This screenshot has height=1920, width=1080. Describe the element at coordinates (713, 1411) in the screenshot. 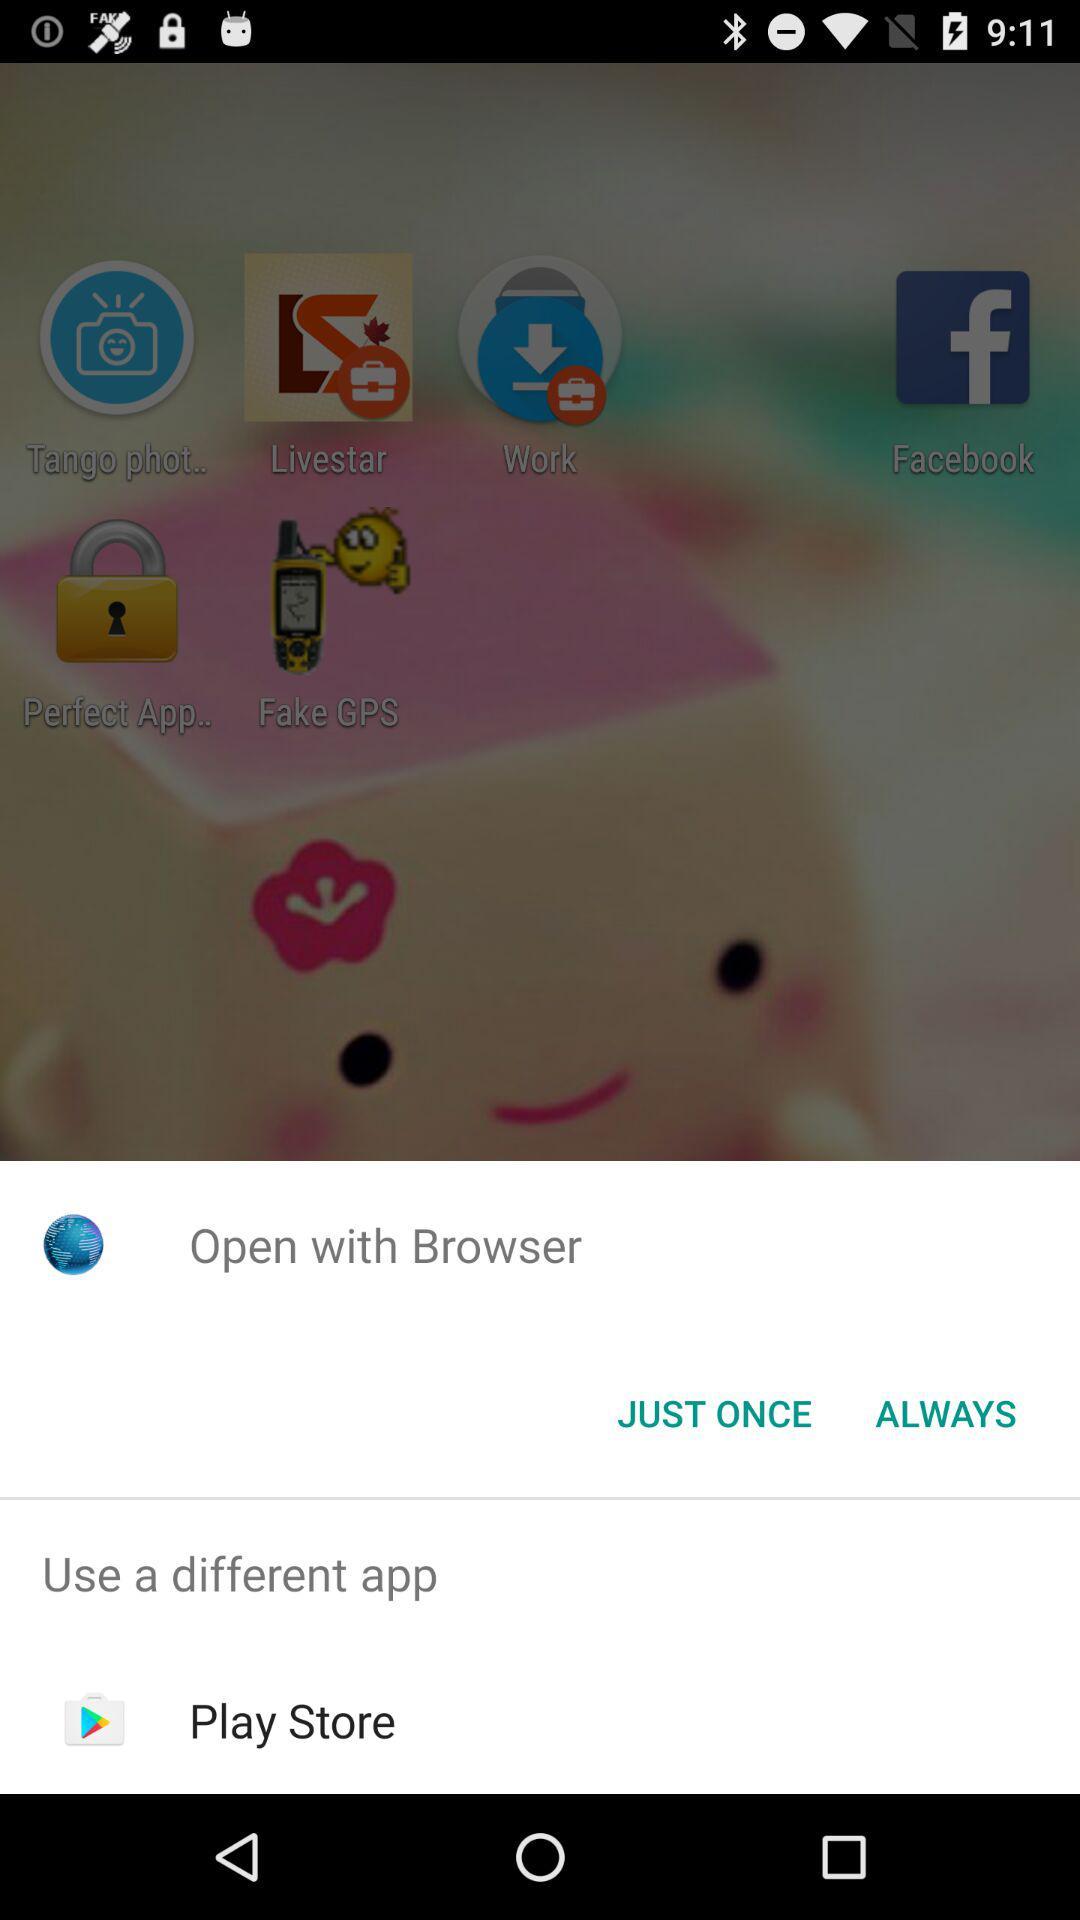

I see `the item next to always item` at that location.